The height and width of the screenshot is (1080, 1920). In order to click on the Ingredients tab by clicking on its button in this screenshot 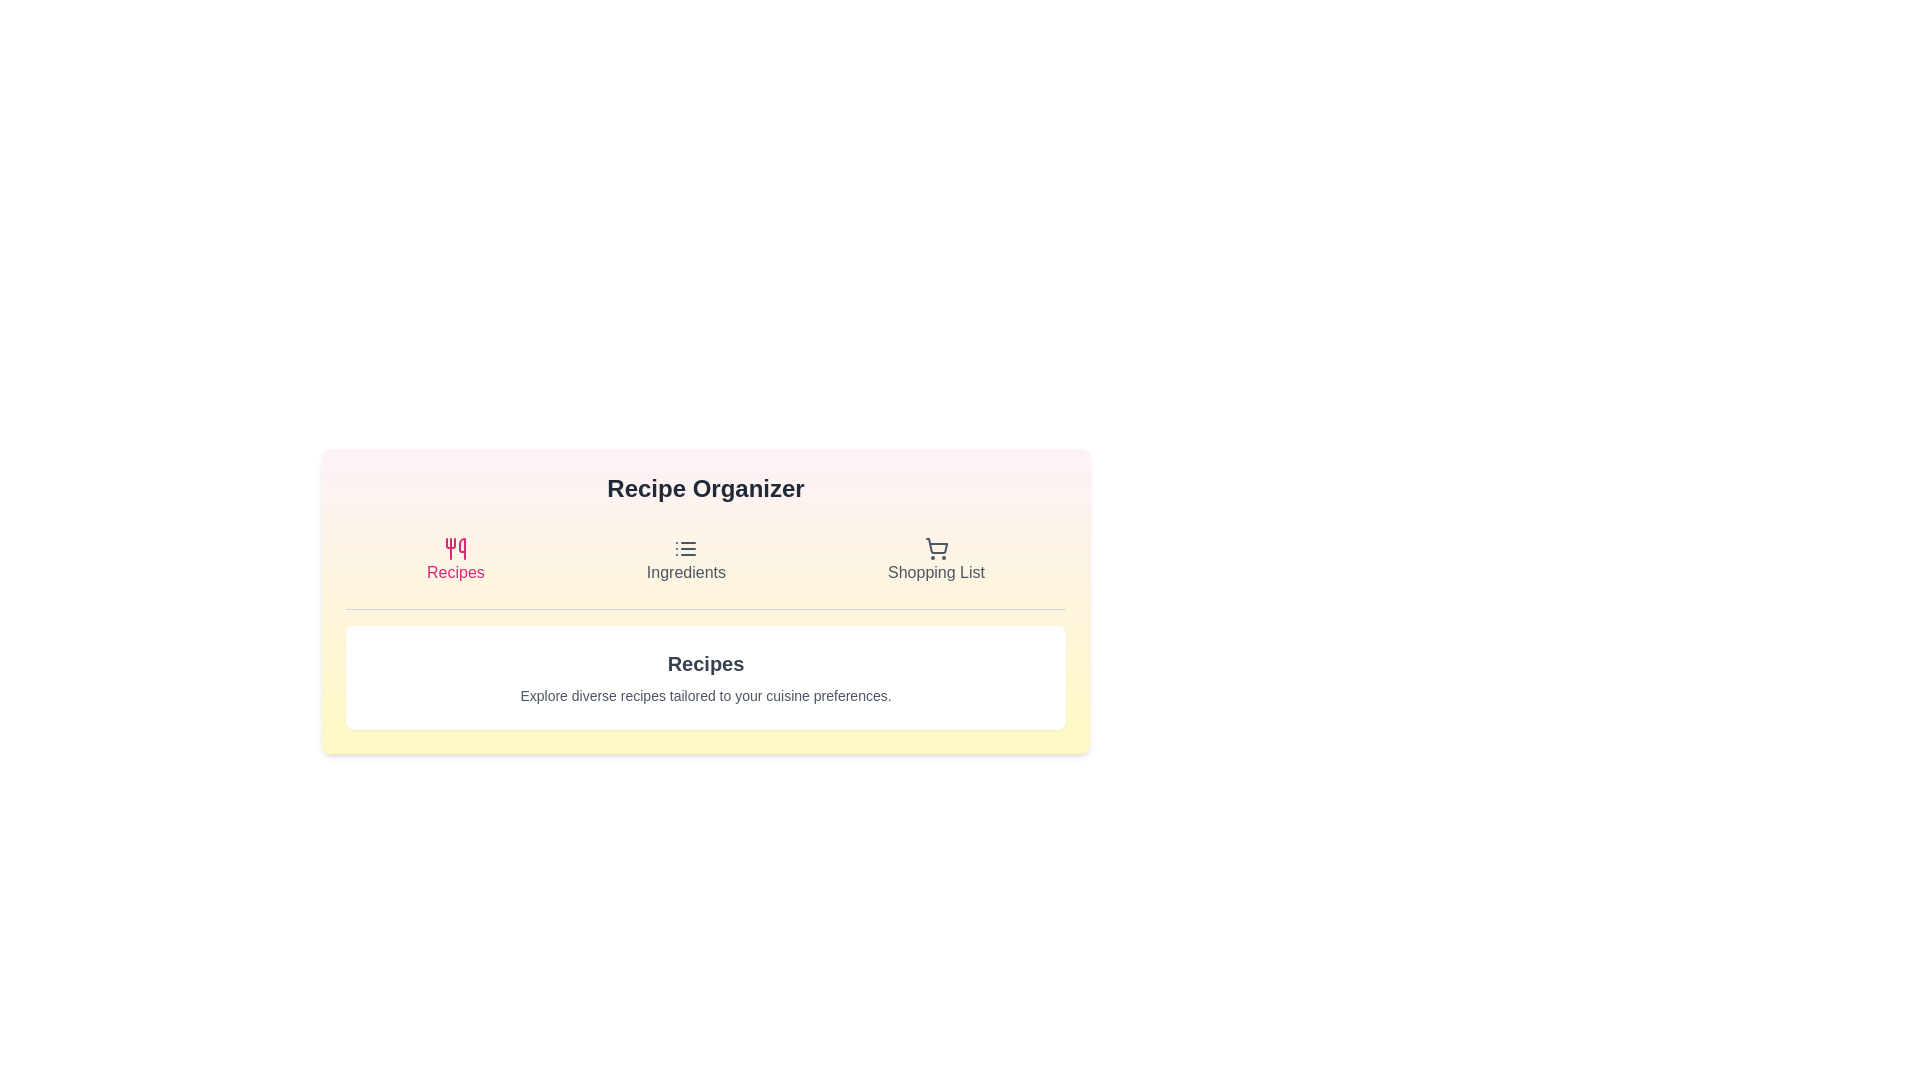, I will do `click(686, 560)`.